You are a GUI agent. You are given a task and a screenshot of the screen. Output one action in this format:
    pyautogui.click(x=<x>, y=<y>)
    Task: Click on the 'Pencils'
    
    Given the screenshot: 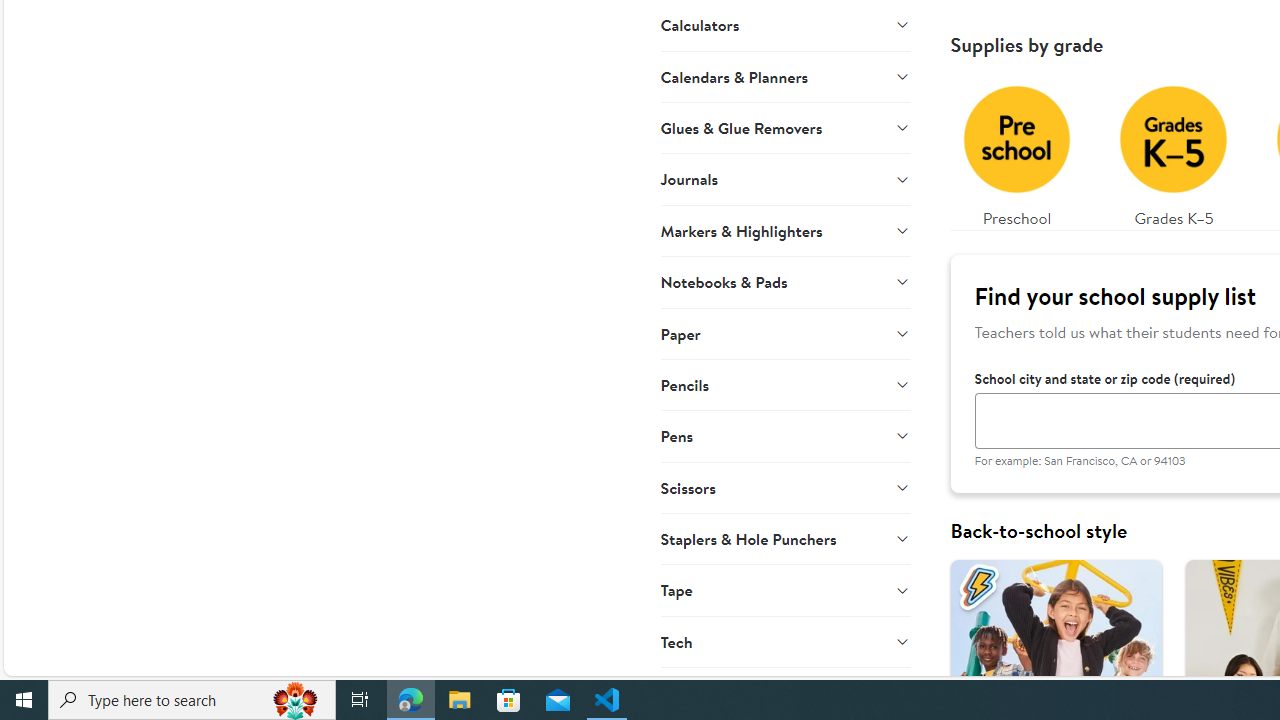 What is the action you would take?
    pyautogui.click(x=784, y=384)
    